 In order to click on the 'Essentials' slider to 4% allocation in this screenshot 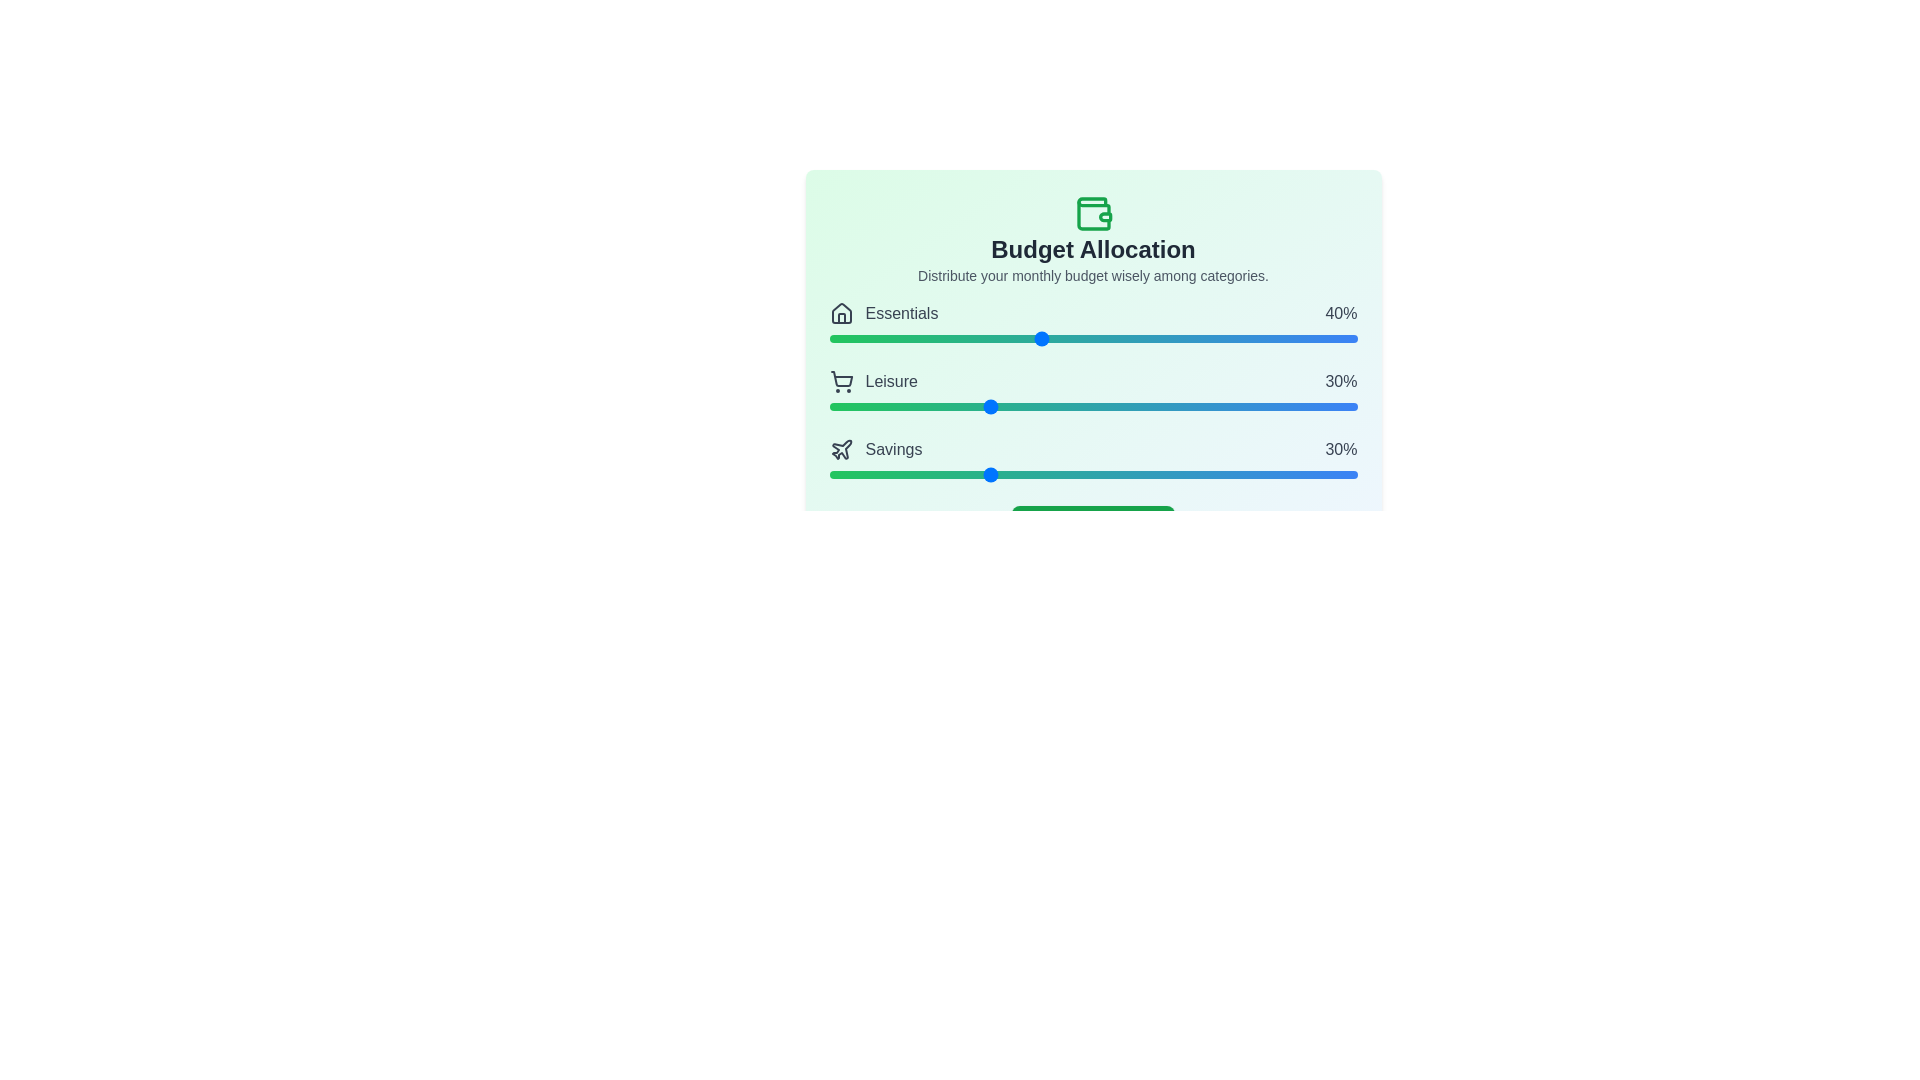, I will do `click(850, 338)`.